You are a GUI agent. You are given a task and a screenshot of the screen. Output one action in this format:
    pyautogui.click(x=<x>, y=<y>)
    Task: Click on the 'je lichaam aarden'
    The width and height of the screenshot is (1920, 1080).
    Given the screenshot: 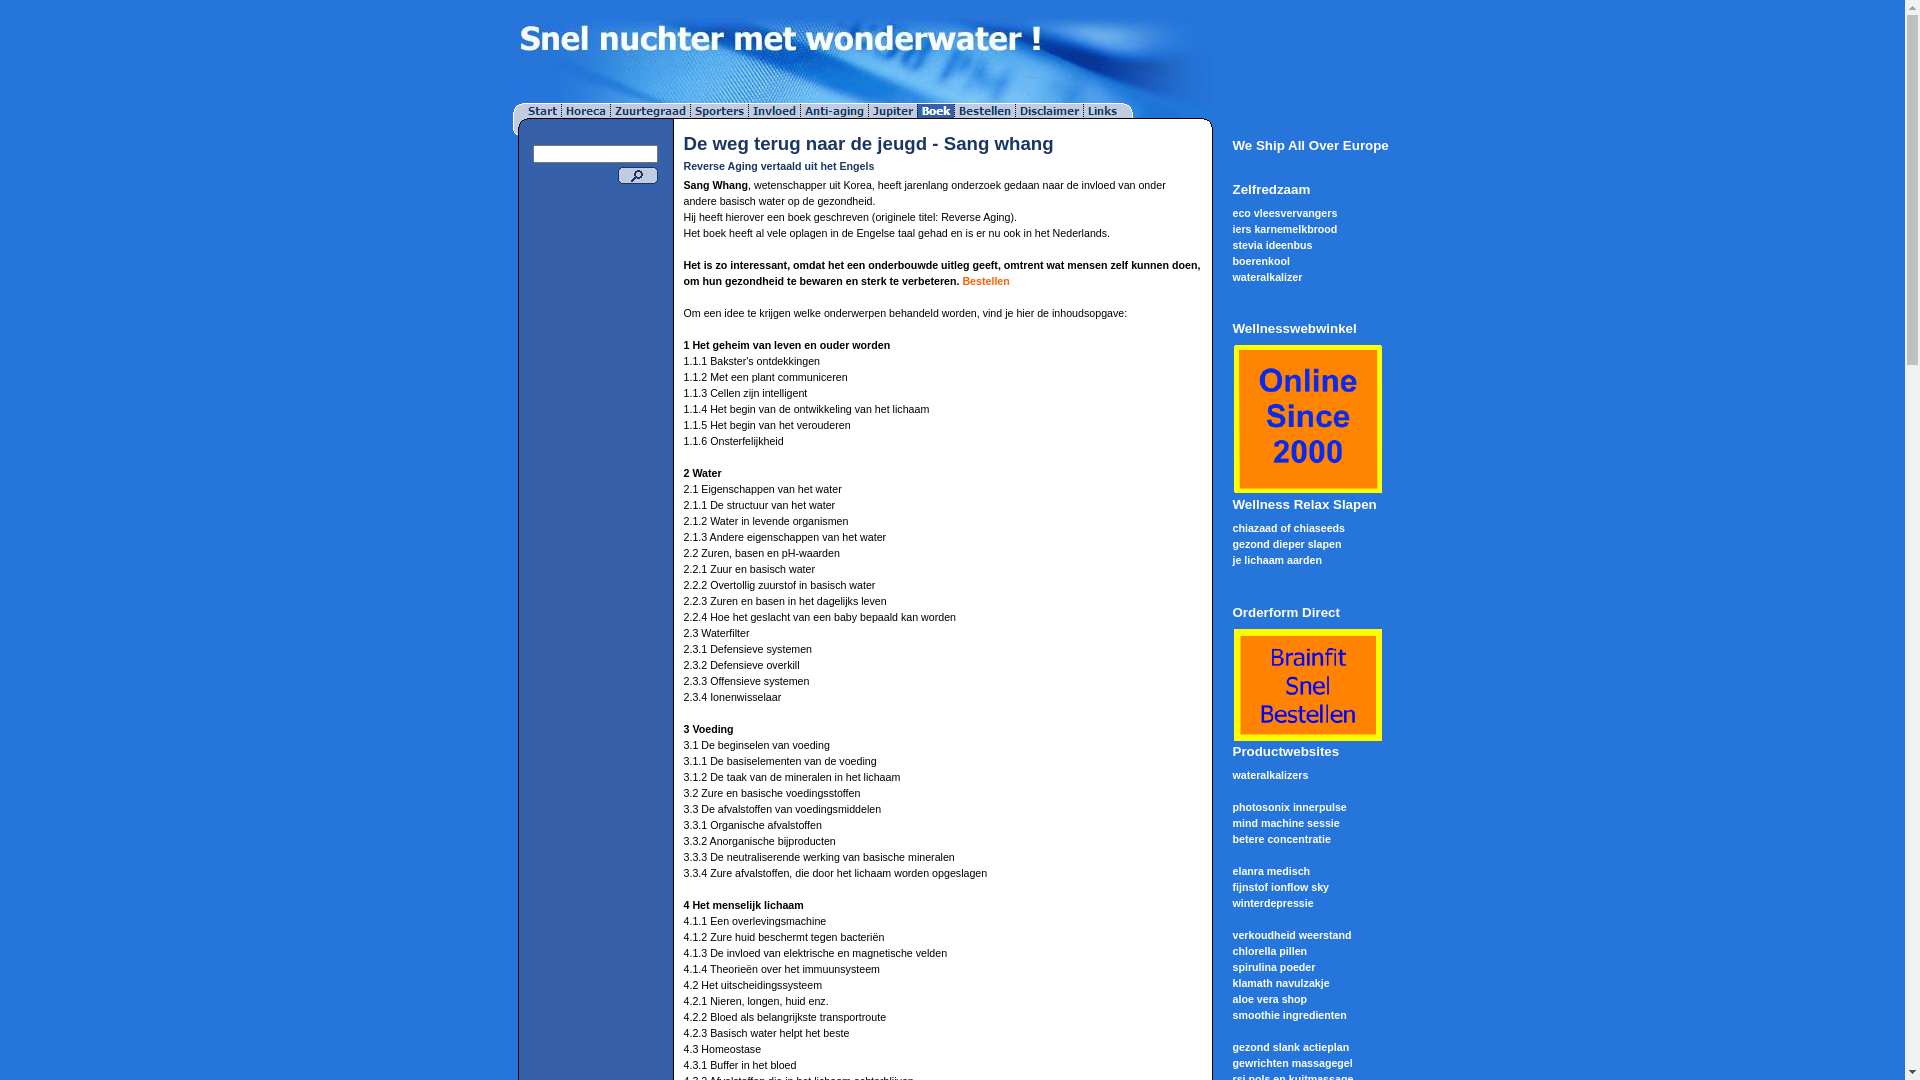 What is the action you would take?
    pyautogui.click(x=1275, y=559)
    